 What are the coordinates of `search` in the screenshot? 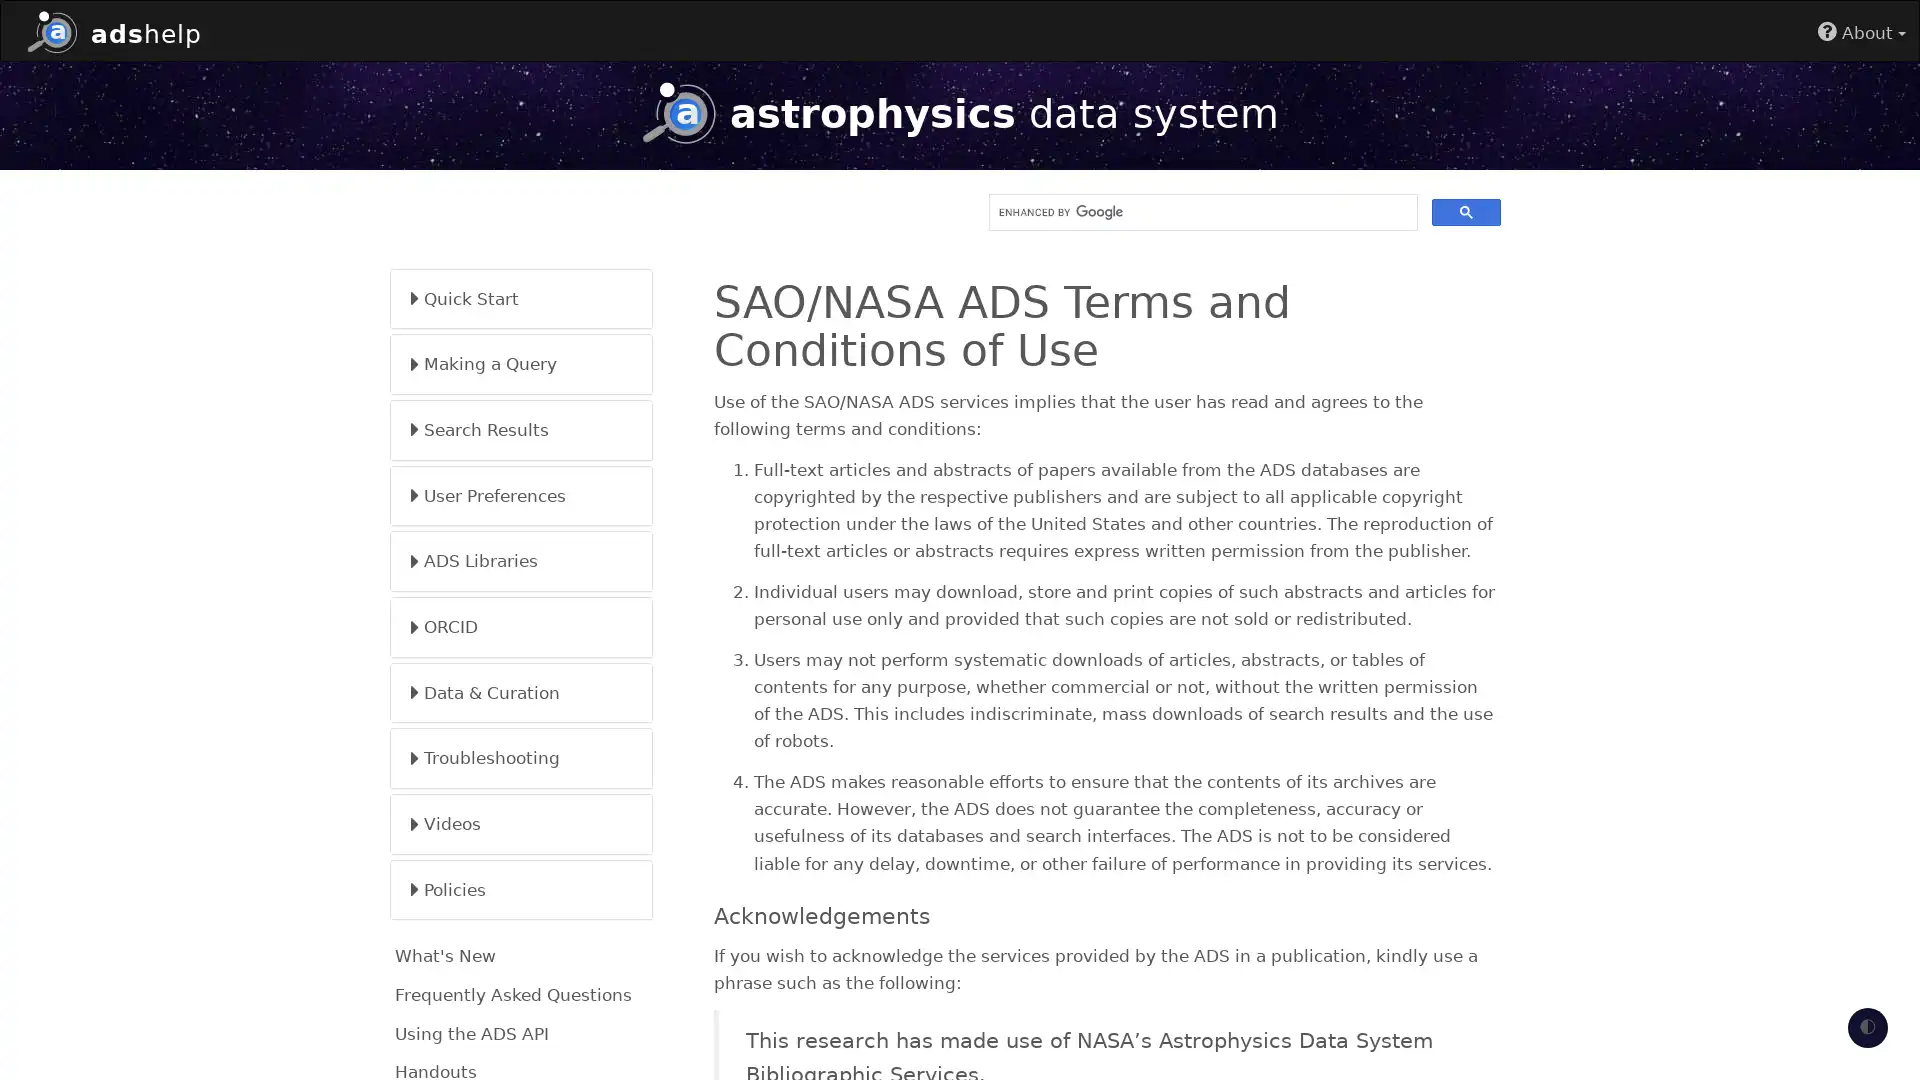 It's located at (1466, 211).